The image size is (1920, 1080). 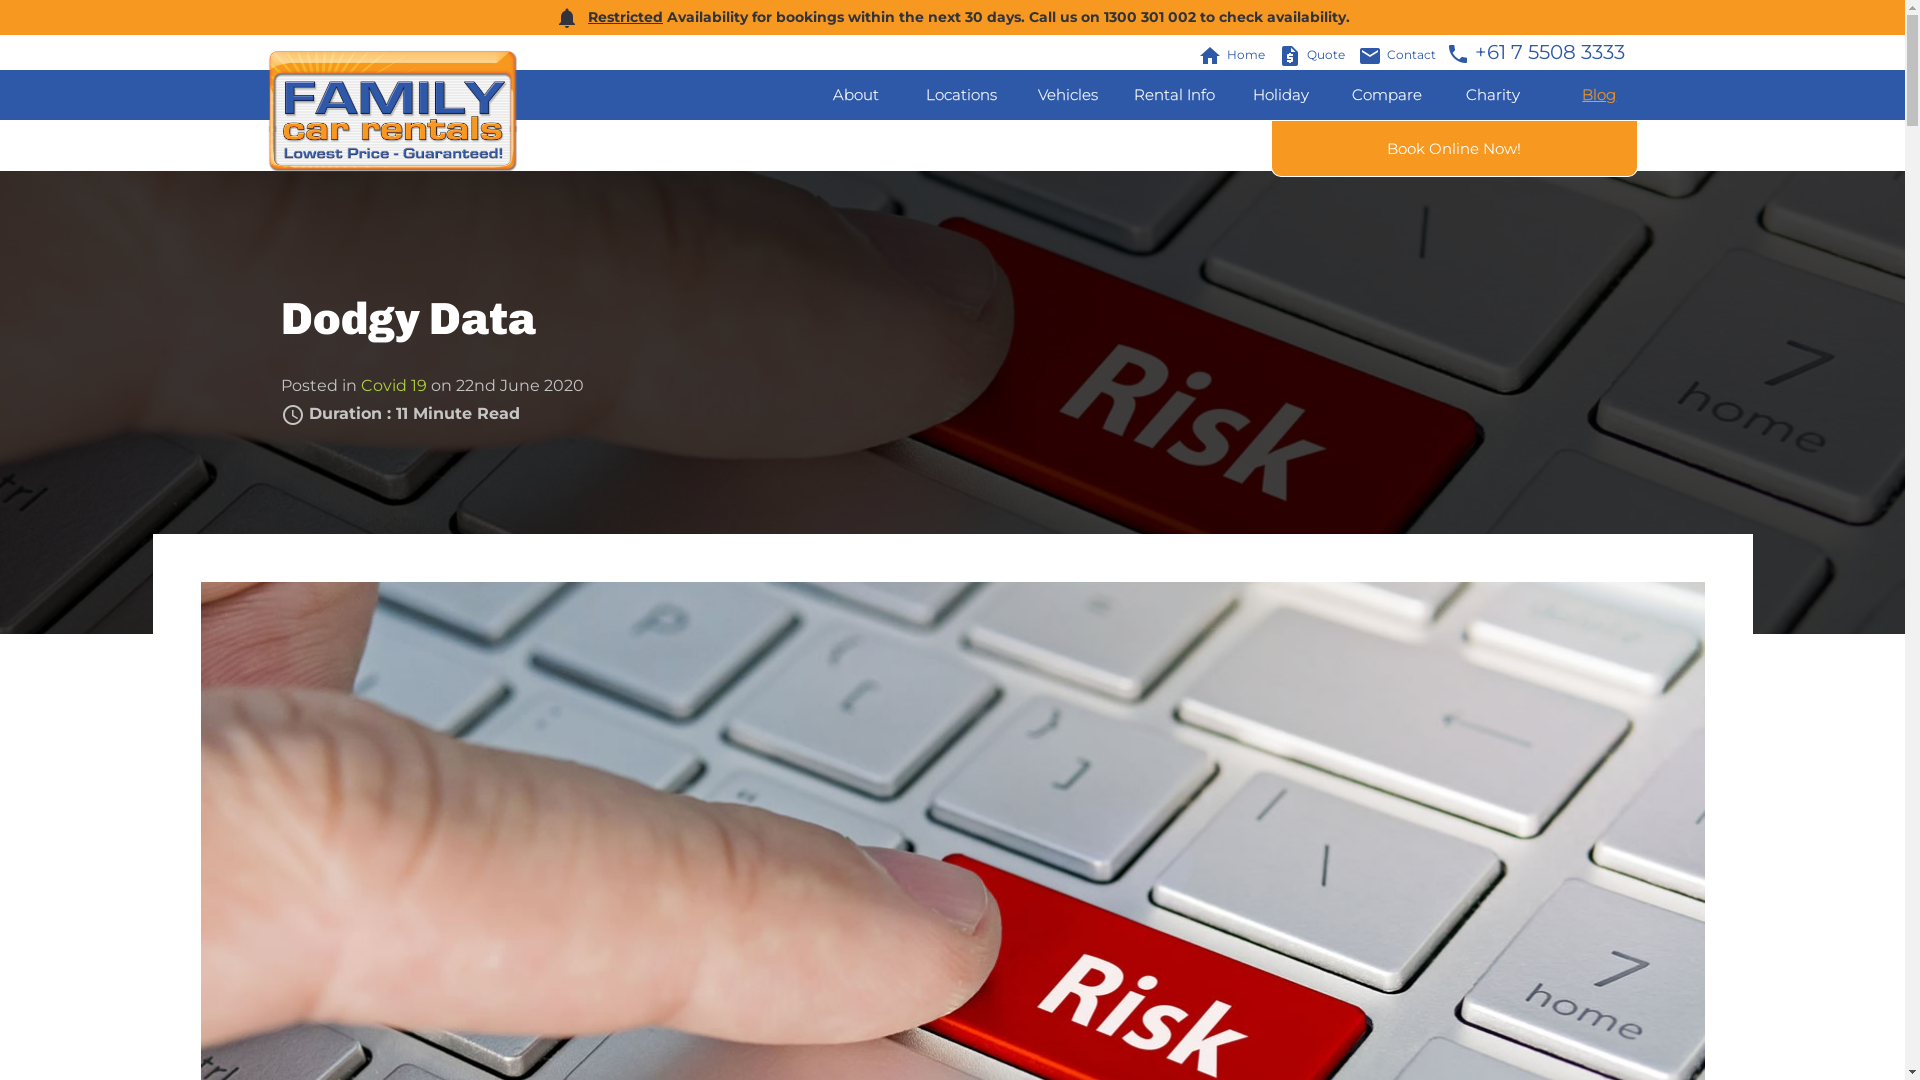 What do you see at coordinates (1492, 95) in the screenshot?
I see `'Charity'` at bounding box center [1492, 95].